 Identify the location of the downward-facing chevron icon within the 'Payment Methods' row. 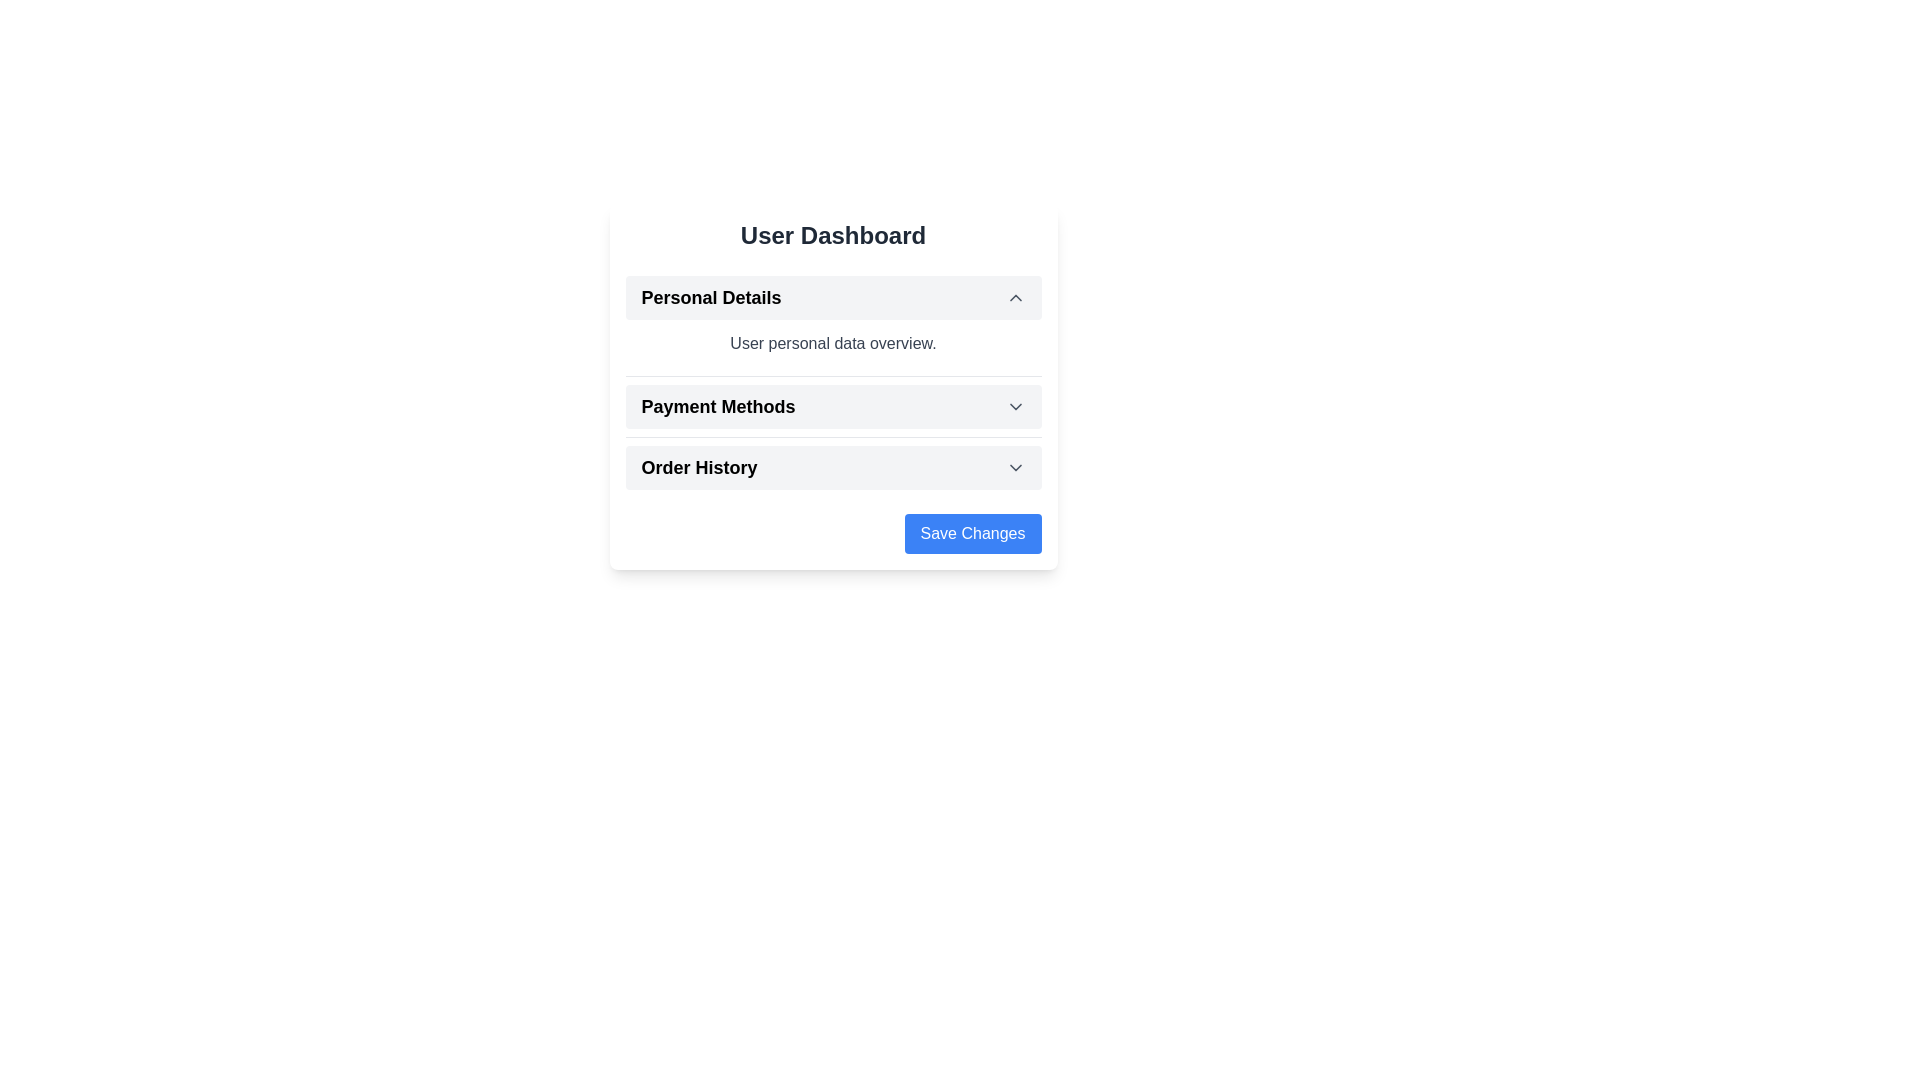
(1015, 406).